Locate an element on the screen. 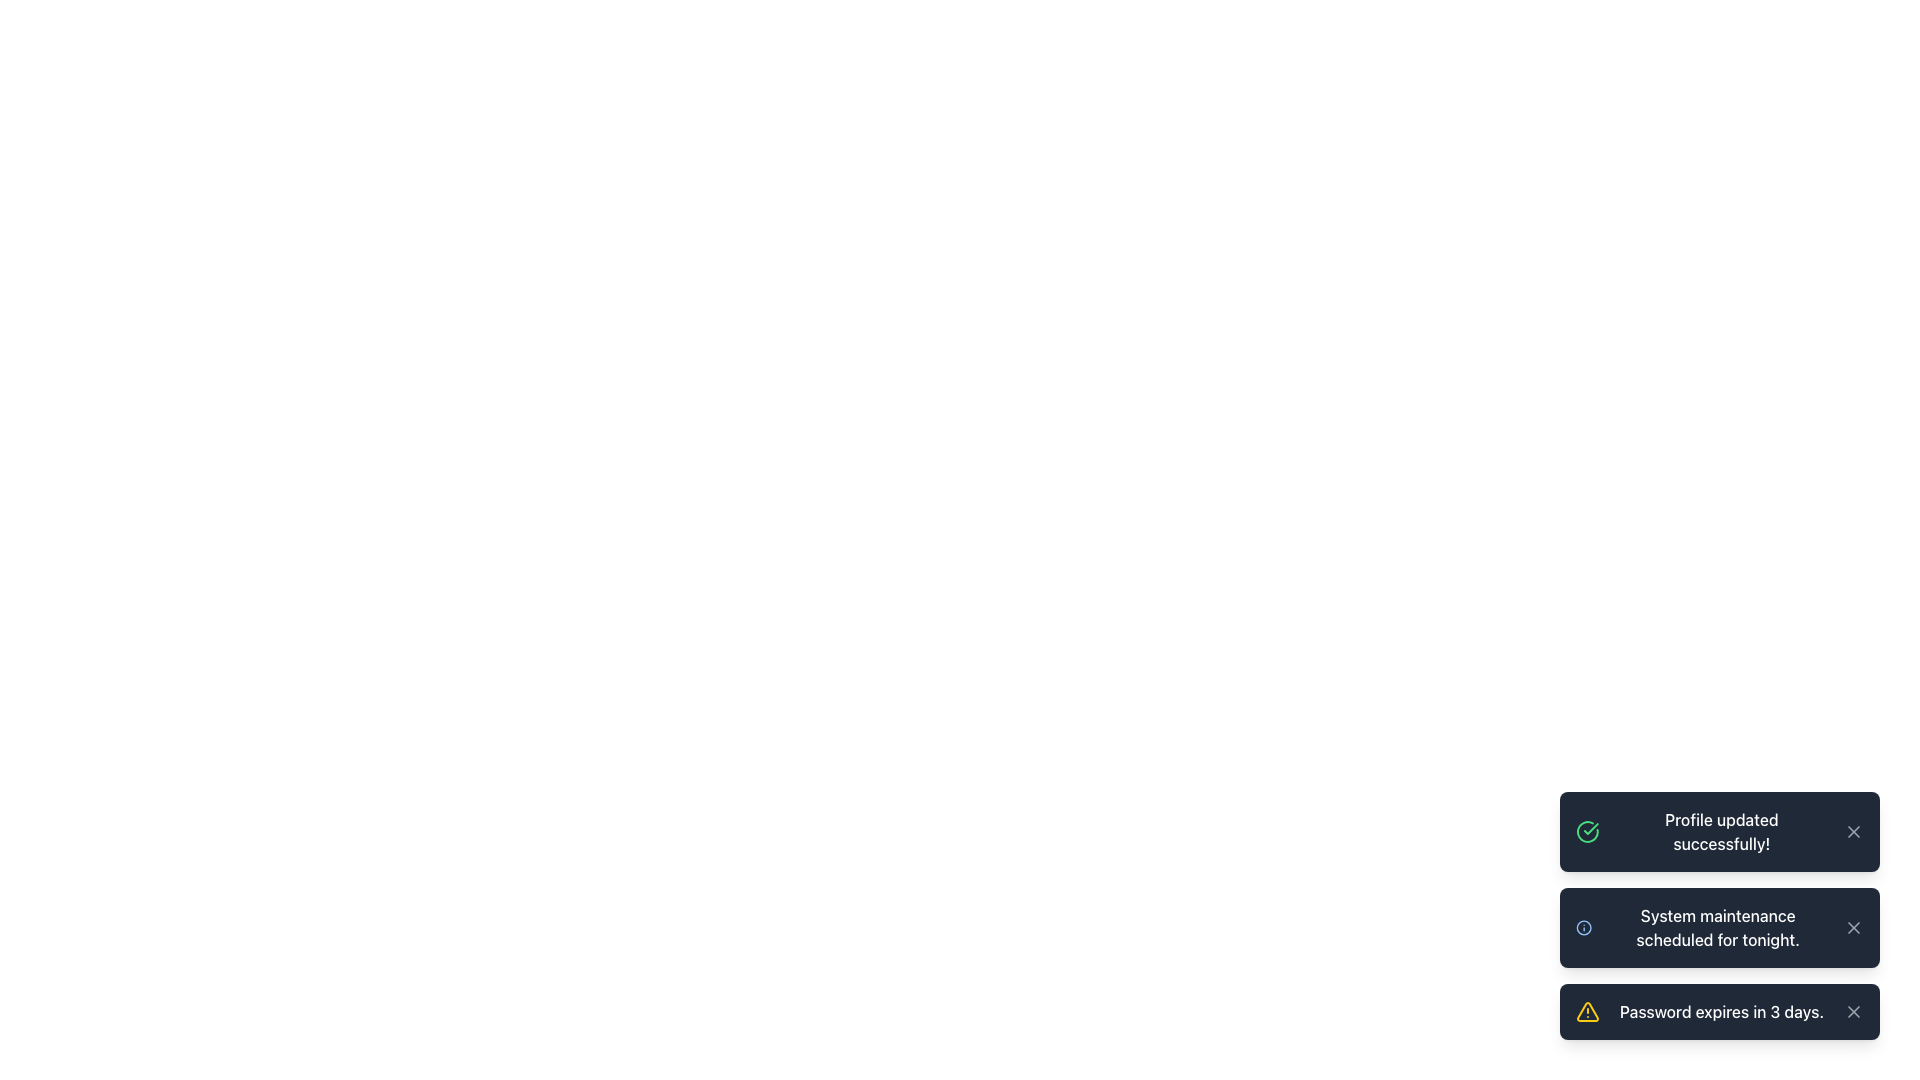  the visual alert context of the yellow warning triangle icon with an exclamation mark, which is part of the third notification indicating 'Password expires in 3 days.' is located at coordinates (1587, 1011).